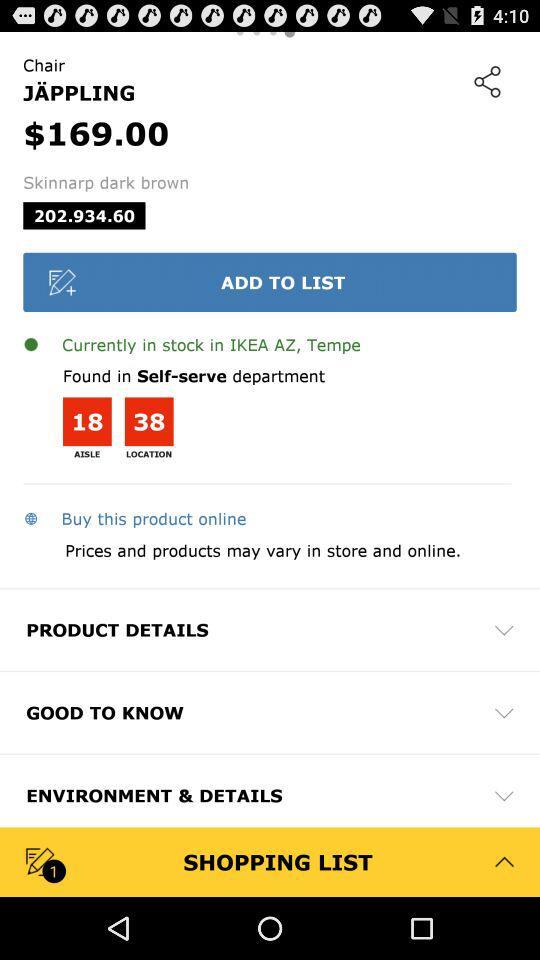 The height and width of the screenshot is (960, 540). Describe the element at coordinates (503, 860) in the screenshot. I see `the button which is next to the shopping list` at that location.